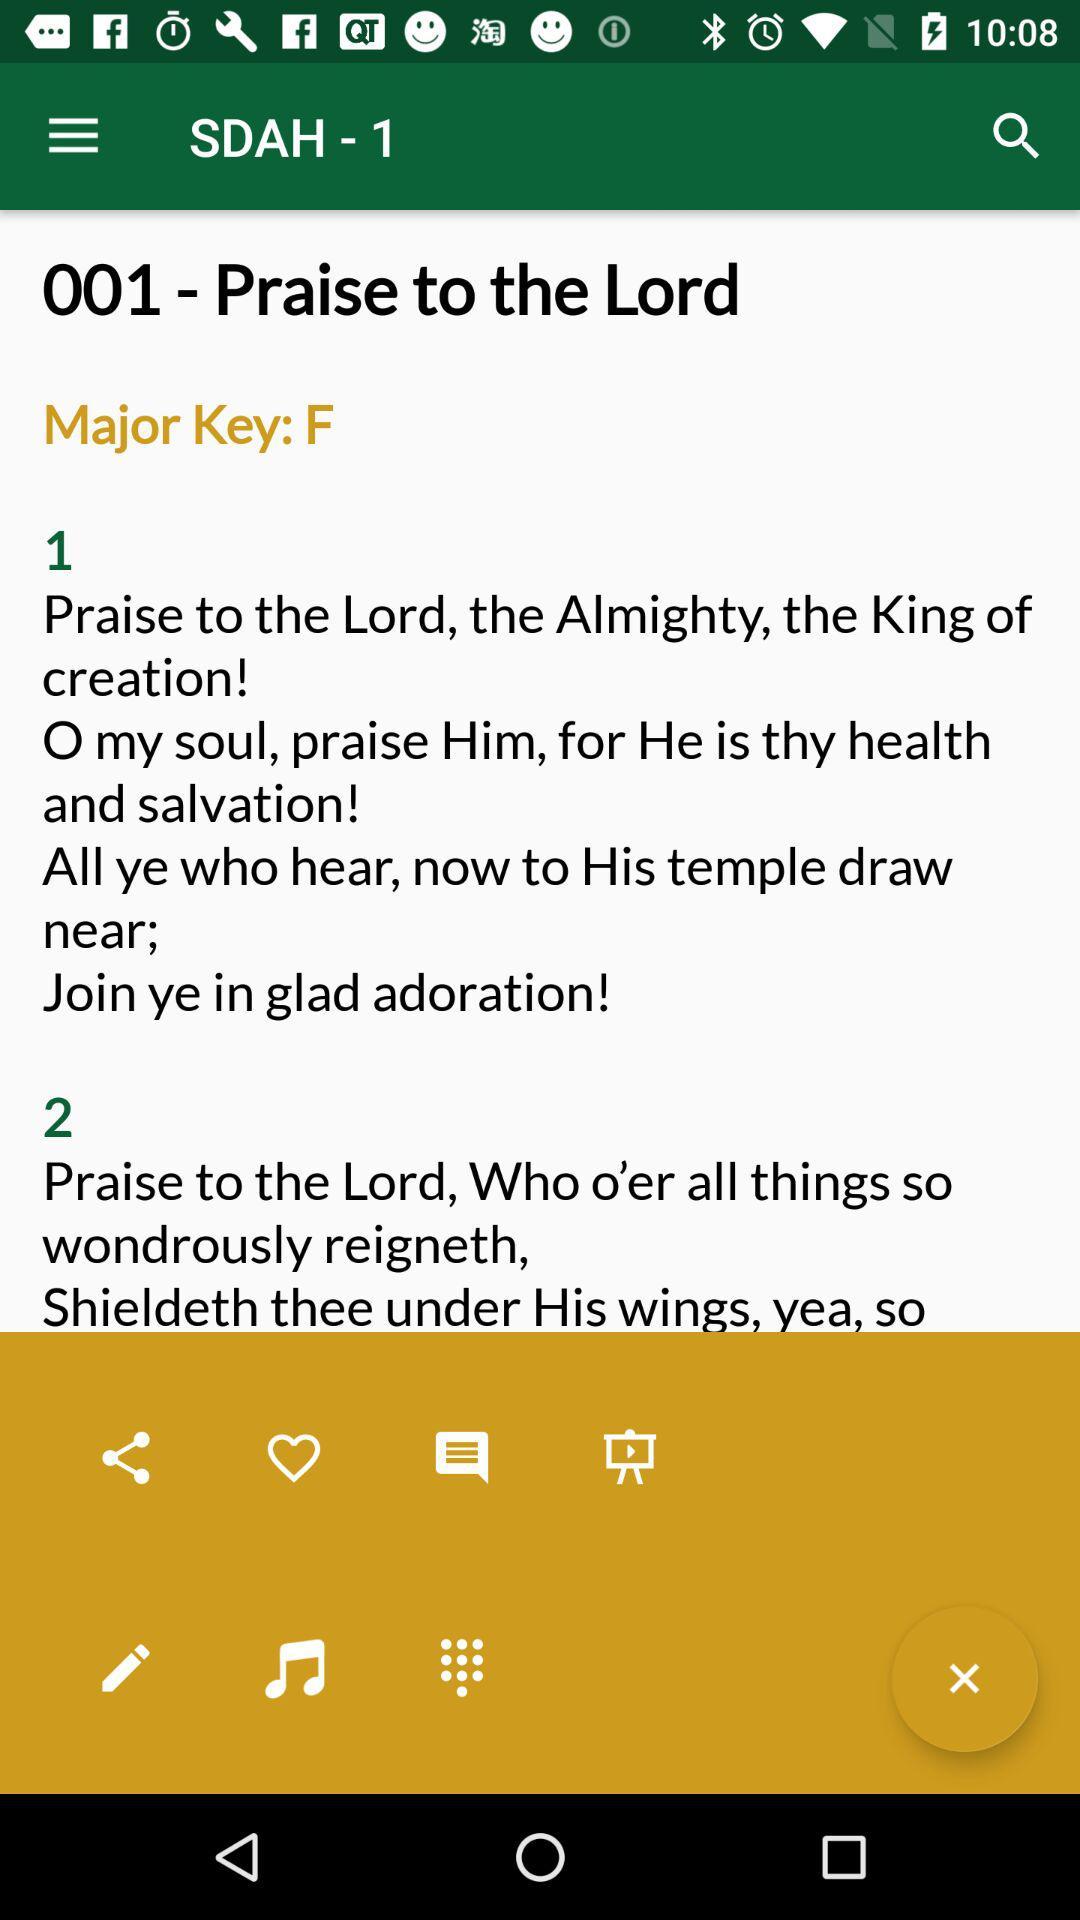  What do you see at coordinates (1017, 135) in the screenshot?
I see `icon above 001 praise to item` at bounding box center [1017, 135].